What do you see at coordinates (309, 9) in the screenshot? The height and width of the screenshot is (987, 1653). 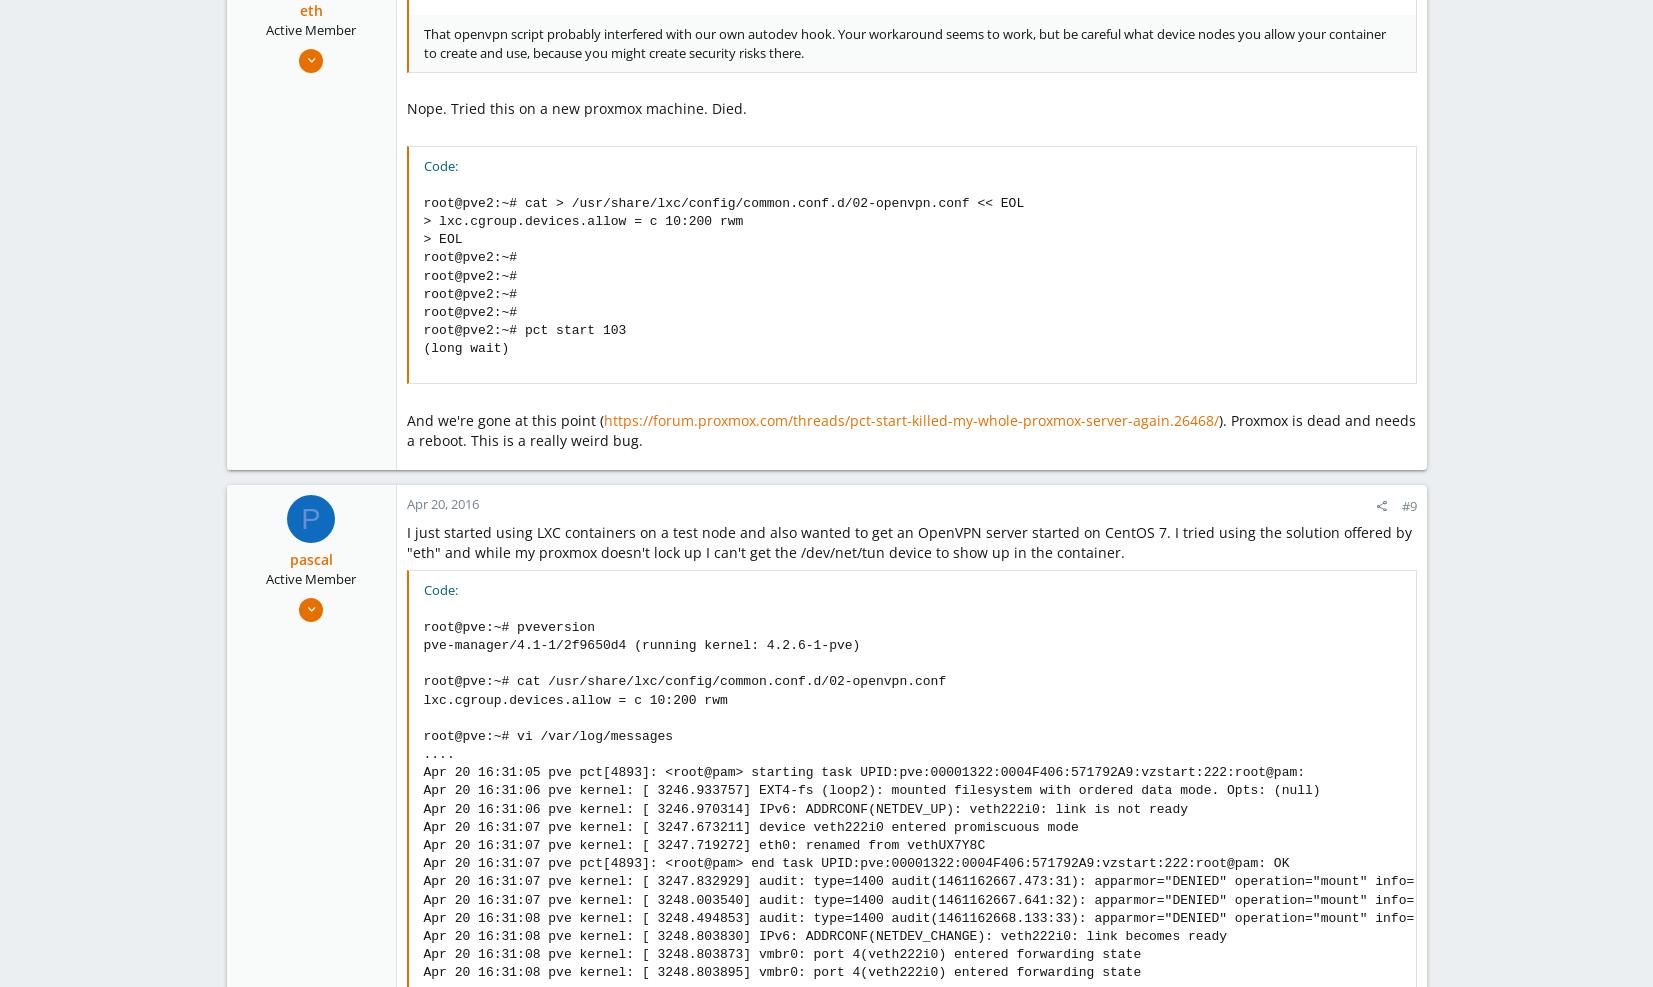 I see `'eth'` at bounding box center [309, 9].